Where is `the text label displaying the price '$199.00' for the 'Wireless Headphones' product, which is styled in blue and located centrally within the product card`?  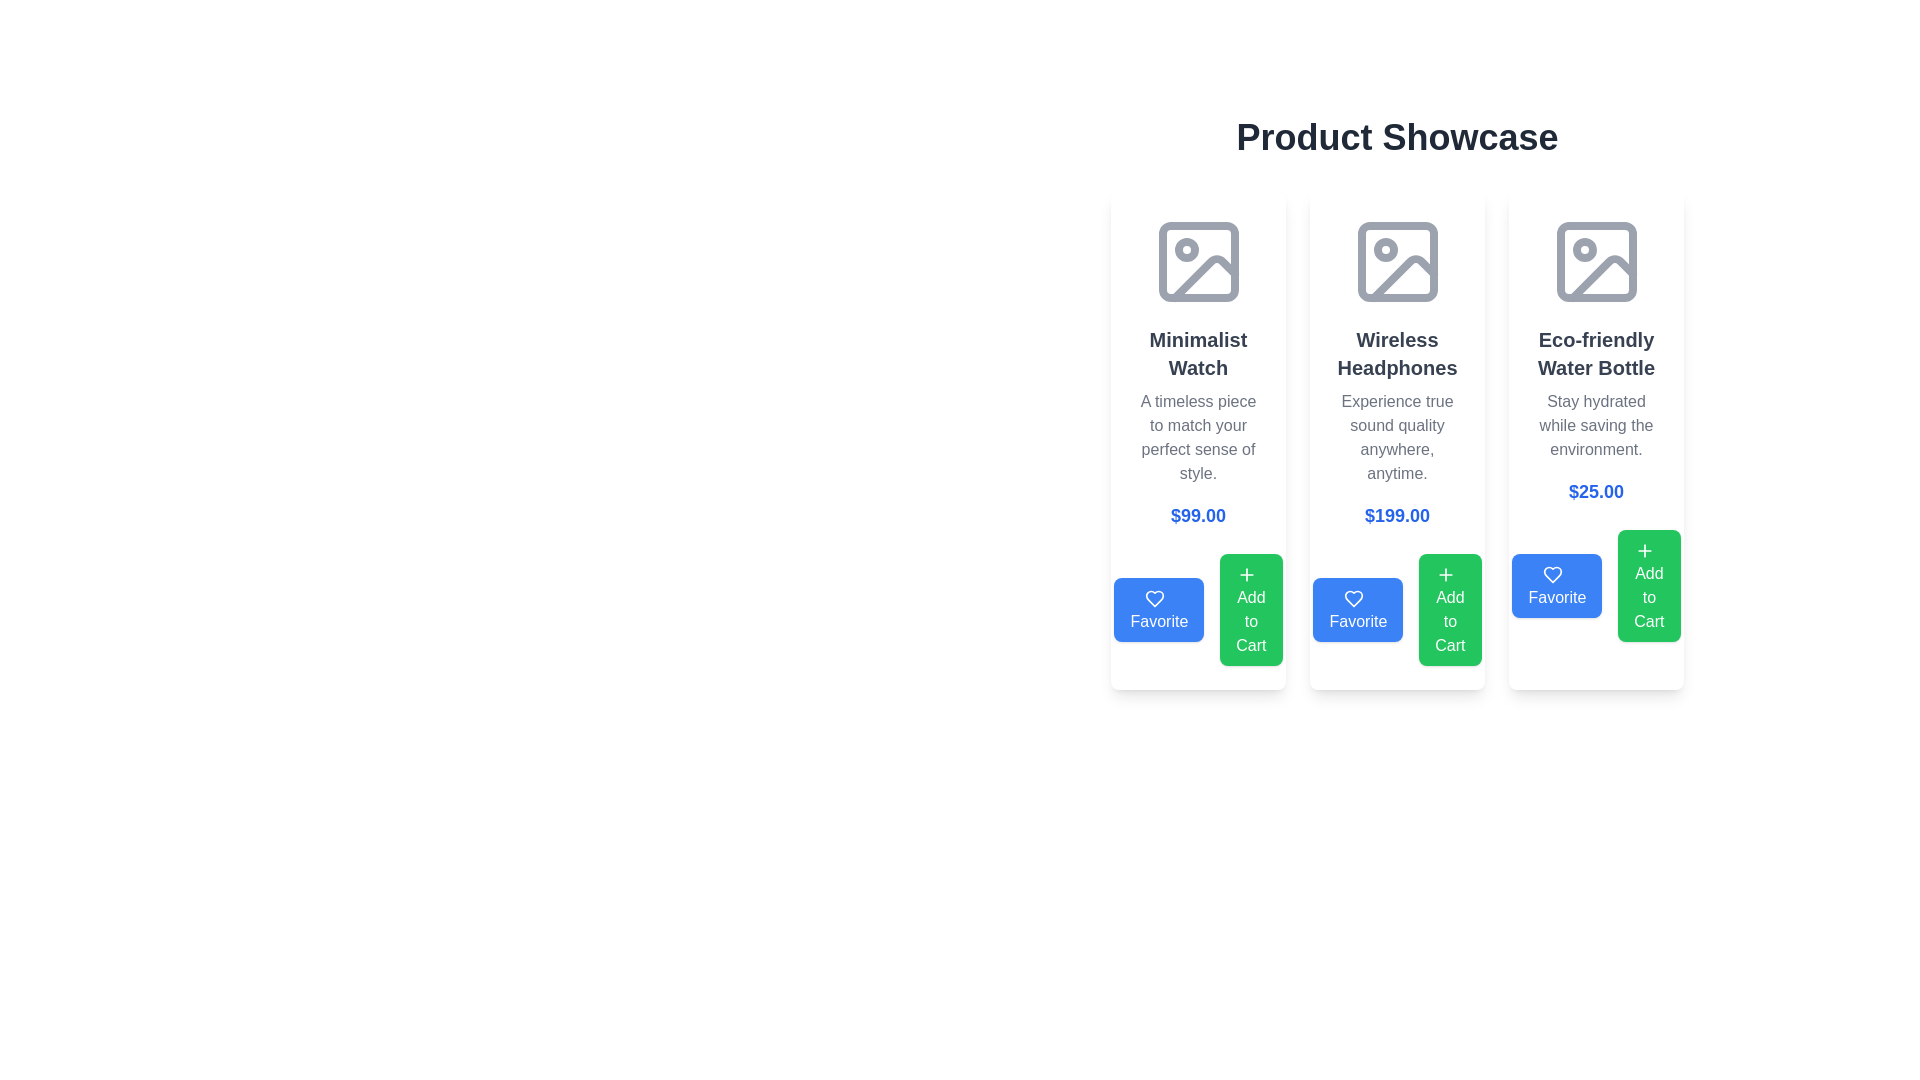 the text label displaying the price '$199.00' for the 'Wireless Headphones' product, which is styled in blue and located centrally within the product card is located at coordinates (1396, 515).